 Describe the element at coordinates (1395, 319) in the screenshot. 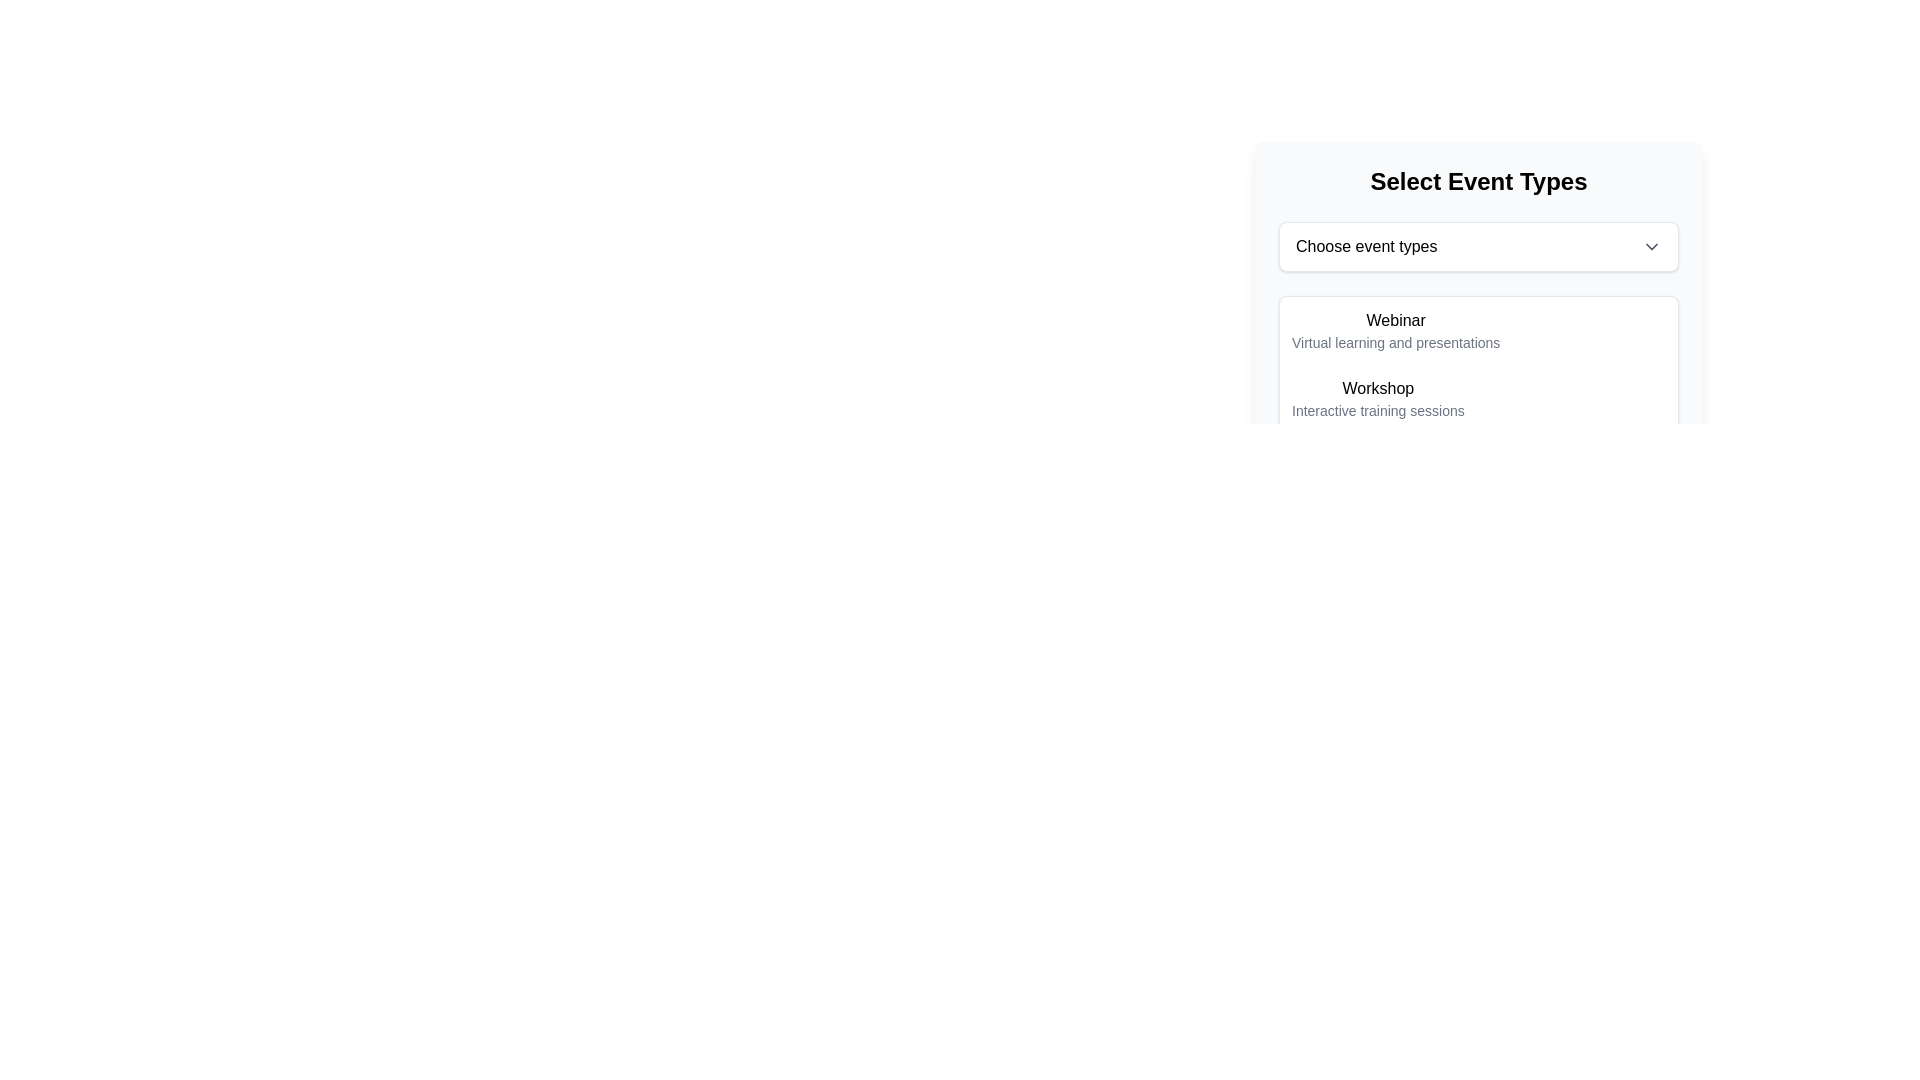

I see `the 'Webinar' label which displays the word in a medium-weight black font on a white background, positioned above the descriptive text in the dropdown under 'Select Event Types'` at that location.